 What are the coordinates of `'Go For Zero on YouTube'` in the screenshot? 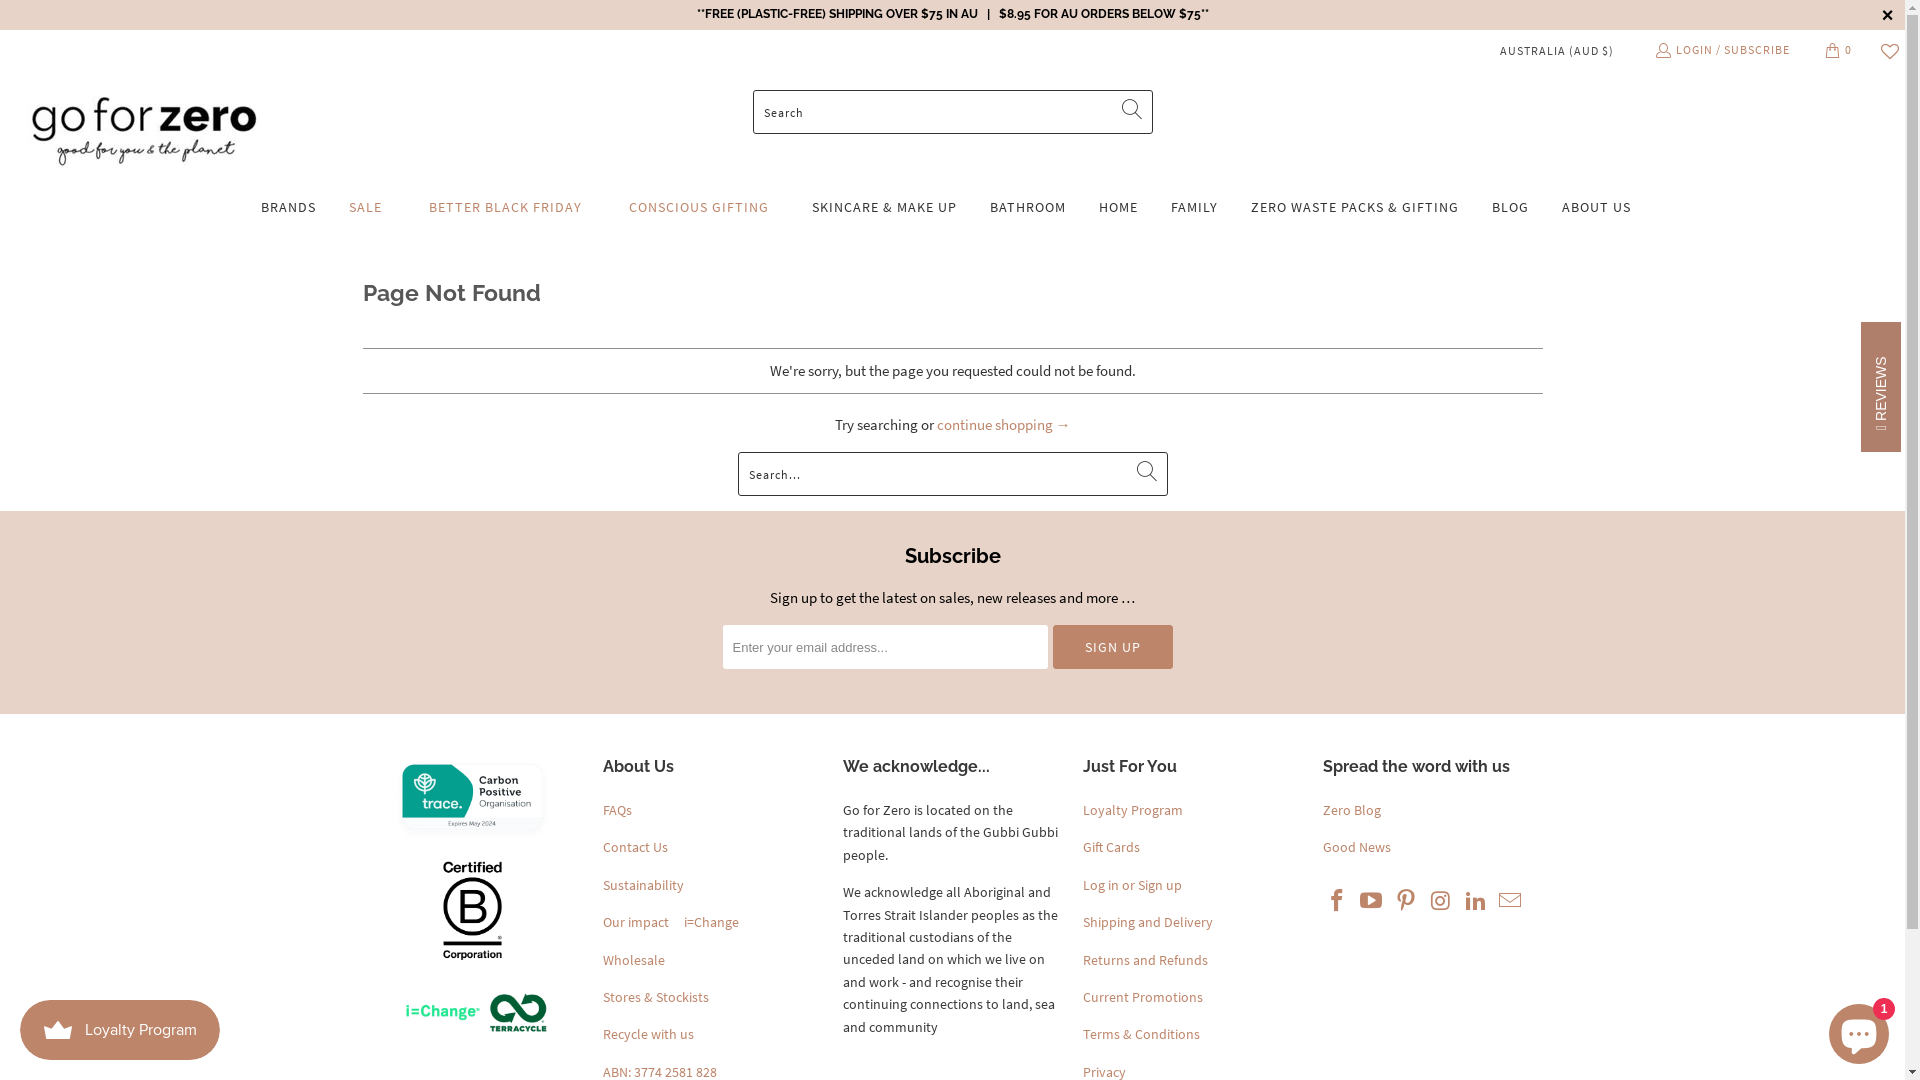 It's located at (1371, 901).